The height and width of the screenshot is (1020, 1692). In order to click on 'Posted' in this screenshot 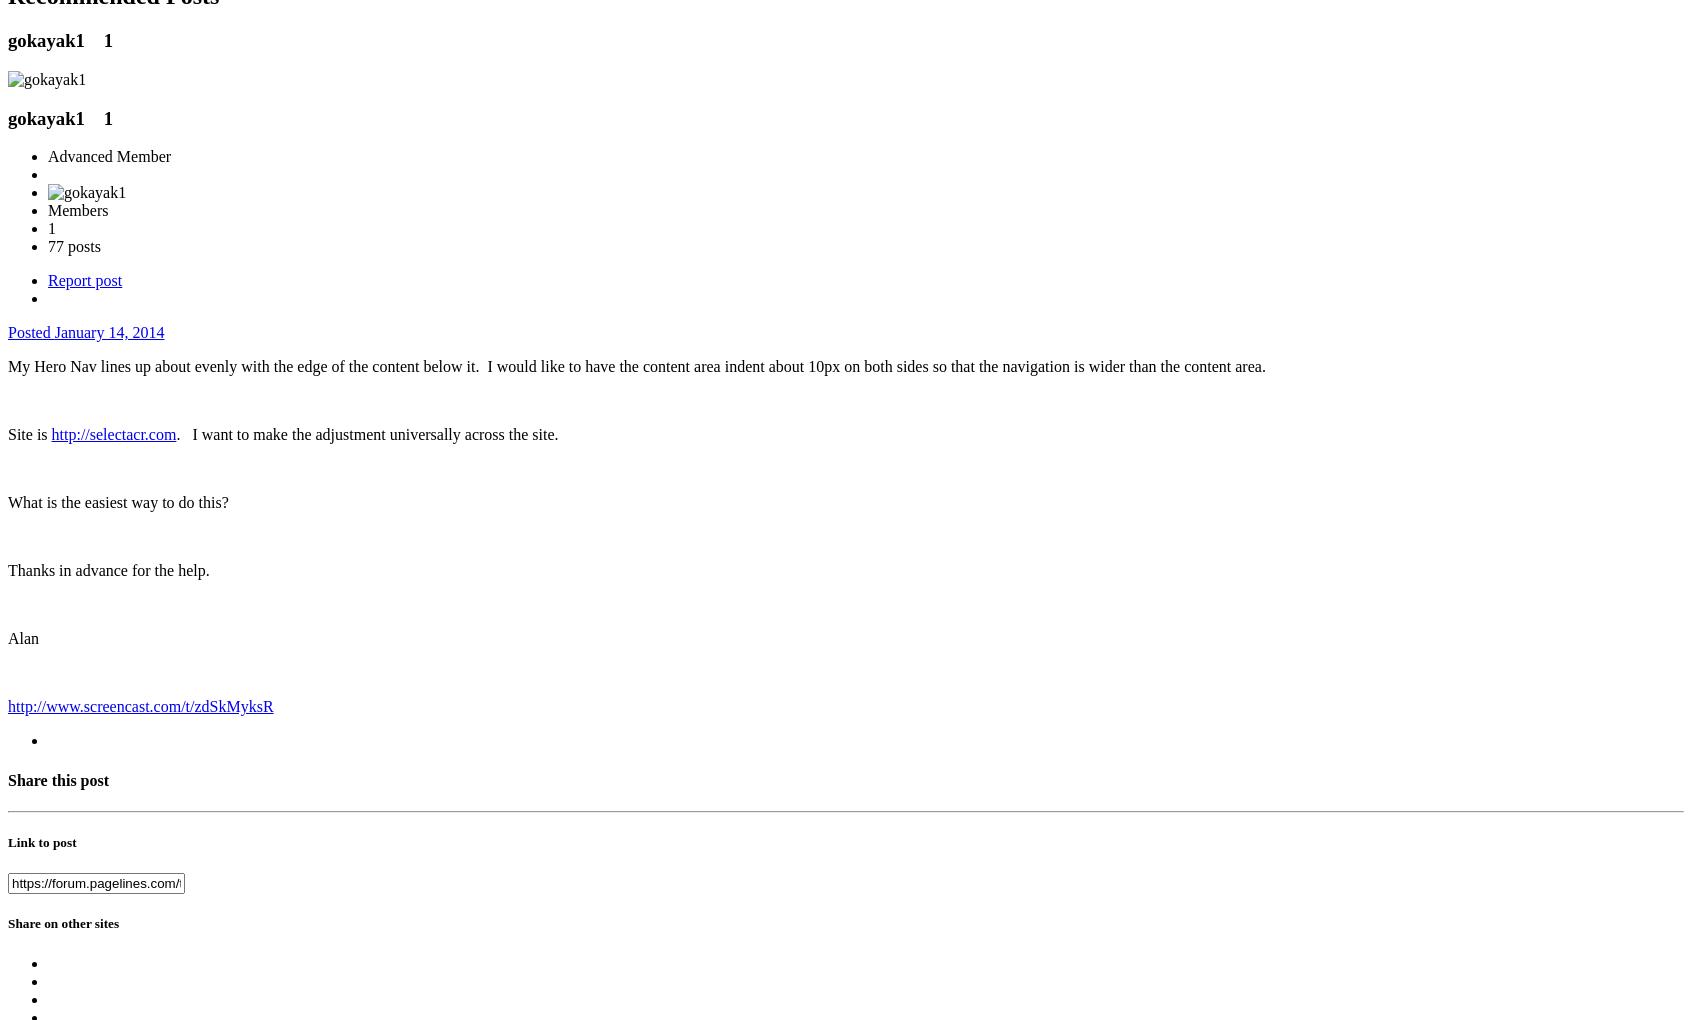, I will do `click(29, 332)`.